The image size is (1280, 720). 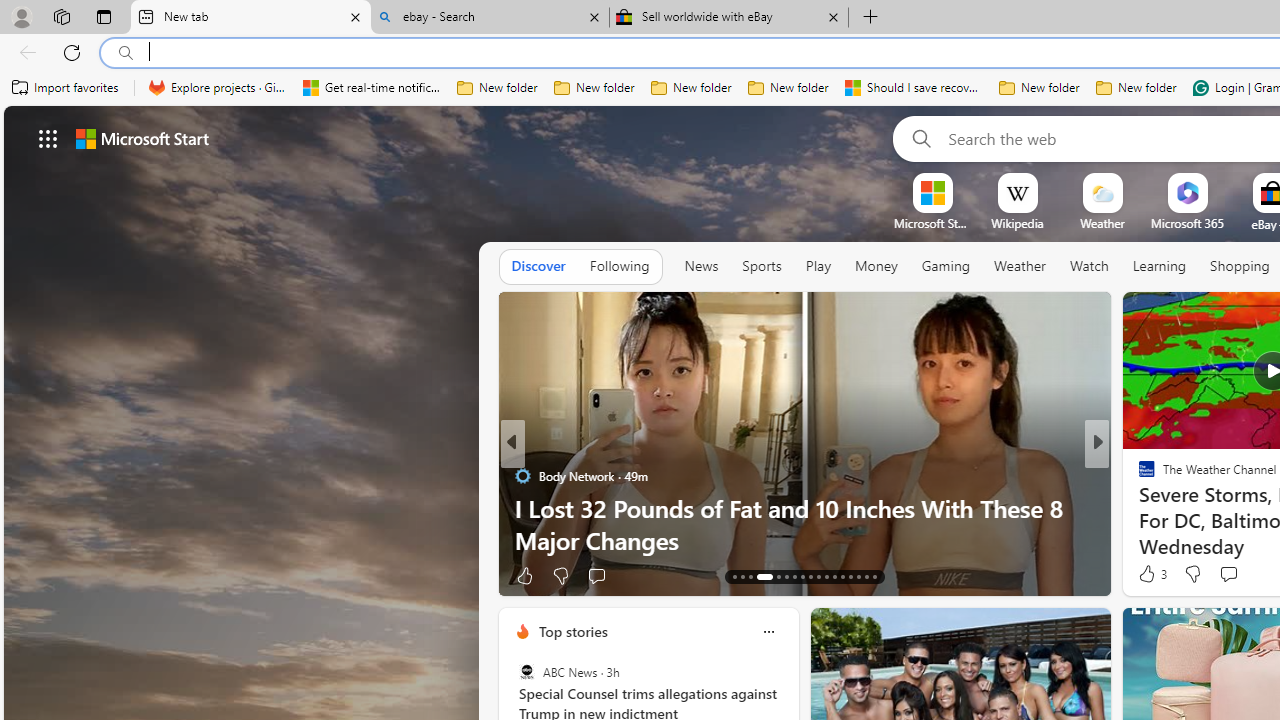 What do you see at coordinates (944, 265) in the screenshot?
I see `'Gaming'` at bounding box center [944, 265].